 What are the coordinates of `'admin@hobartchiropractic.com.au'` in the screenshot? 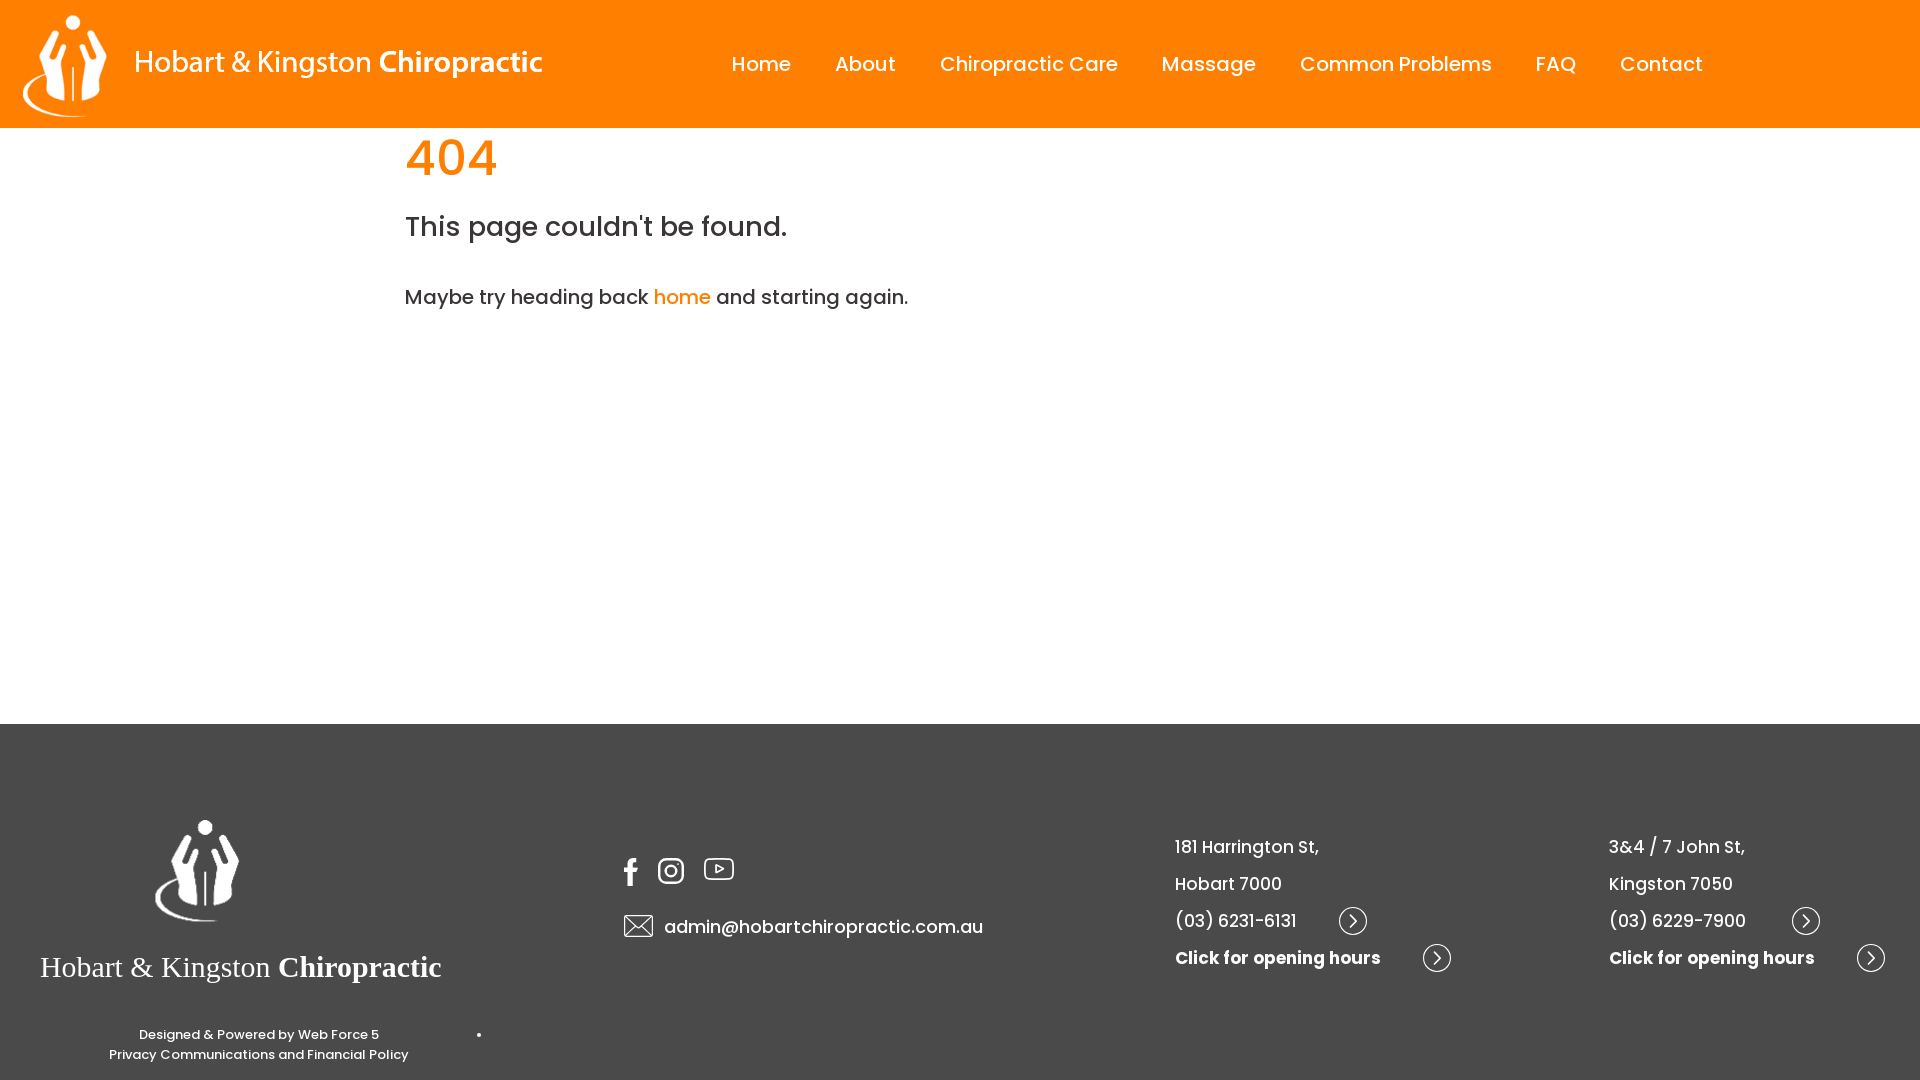 It's located at (803, 926).